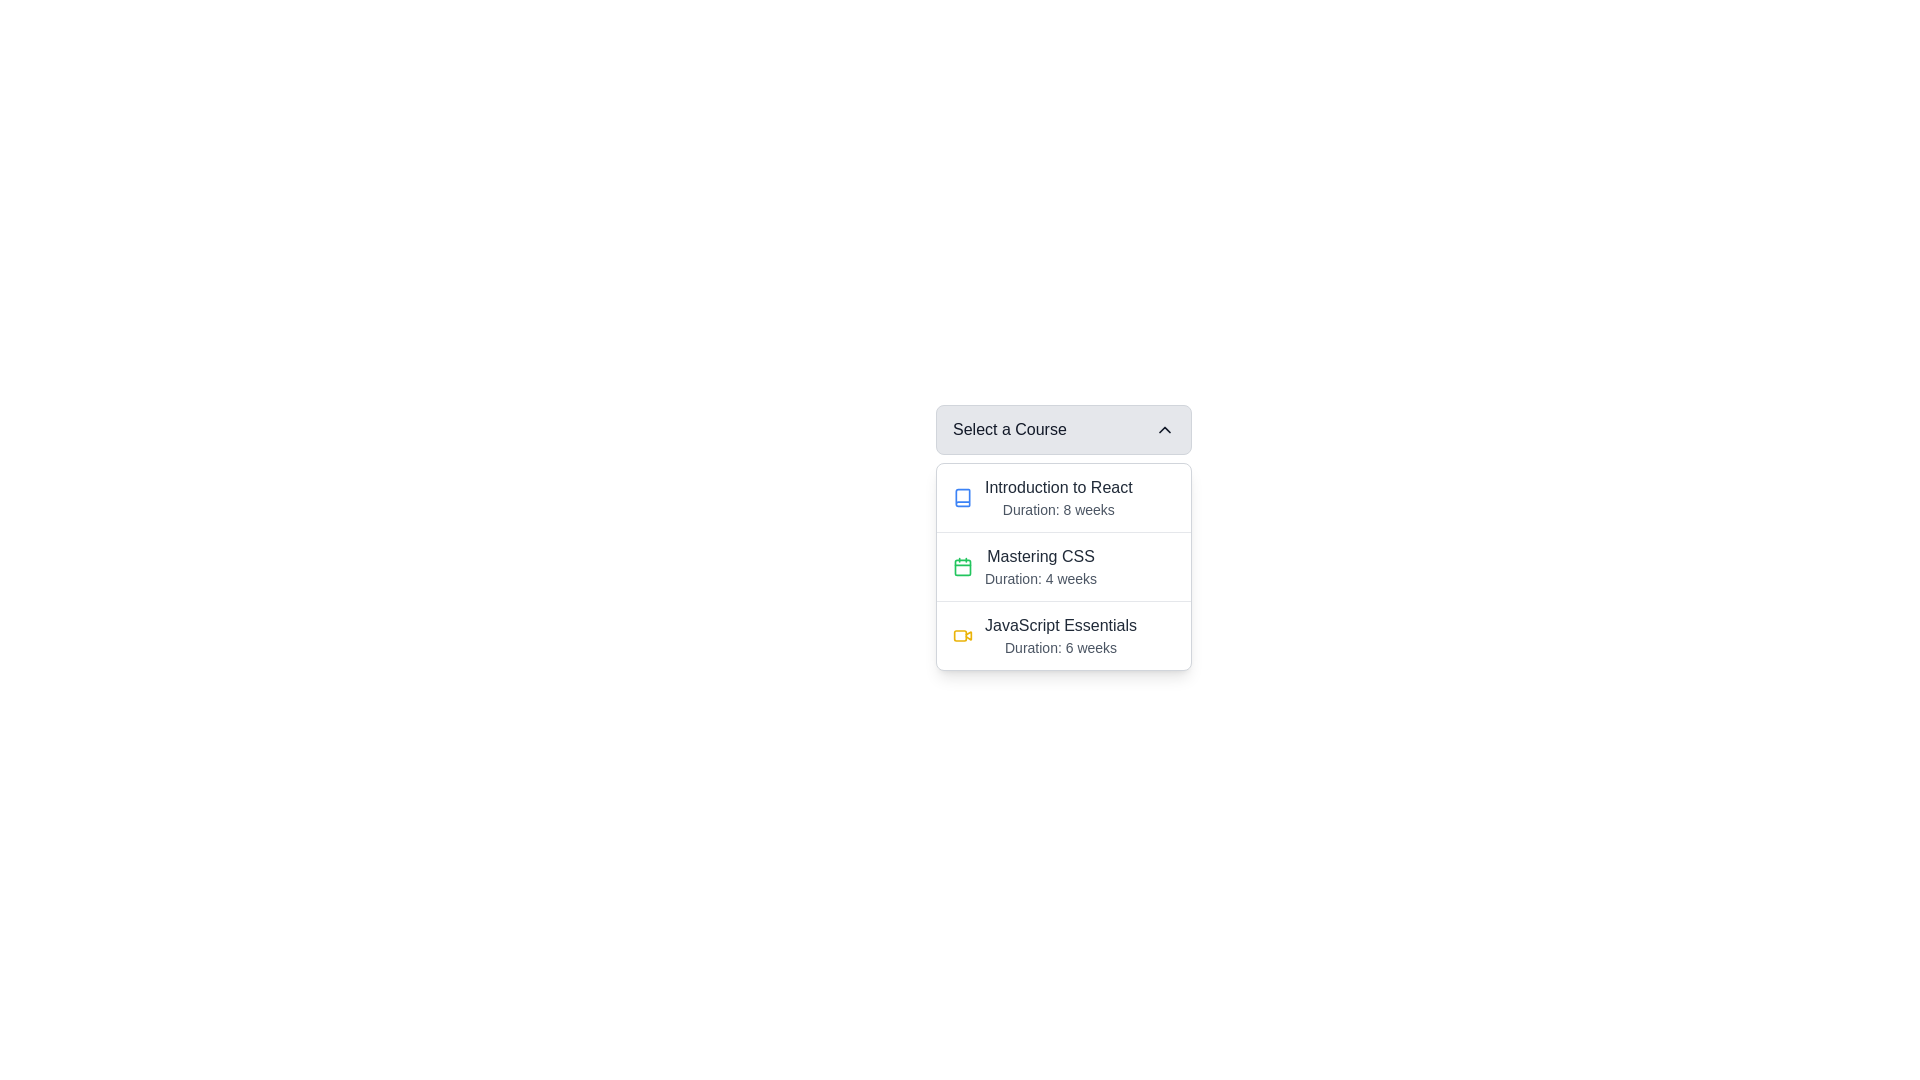 The image size is (1920, 1080). I want to click on the static text label 'Select a Course' inside the dropdown menu button, which is positioned in the upper-left corner of the button structure, so click(1009, 428).